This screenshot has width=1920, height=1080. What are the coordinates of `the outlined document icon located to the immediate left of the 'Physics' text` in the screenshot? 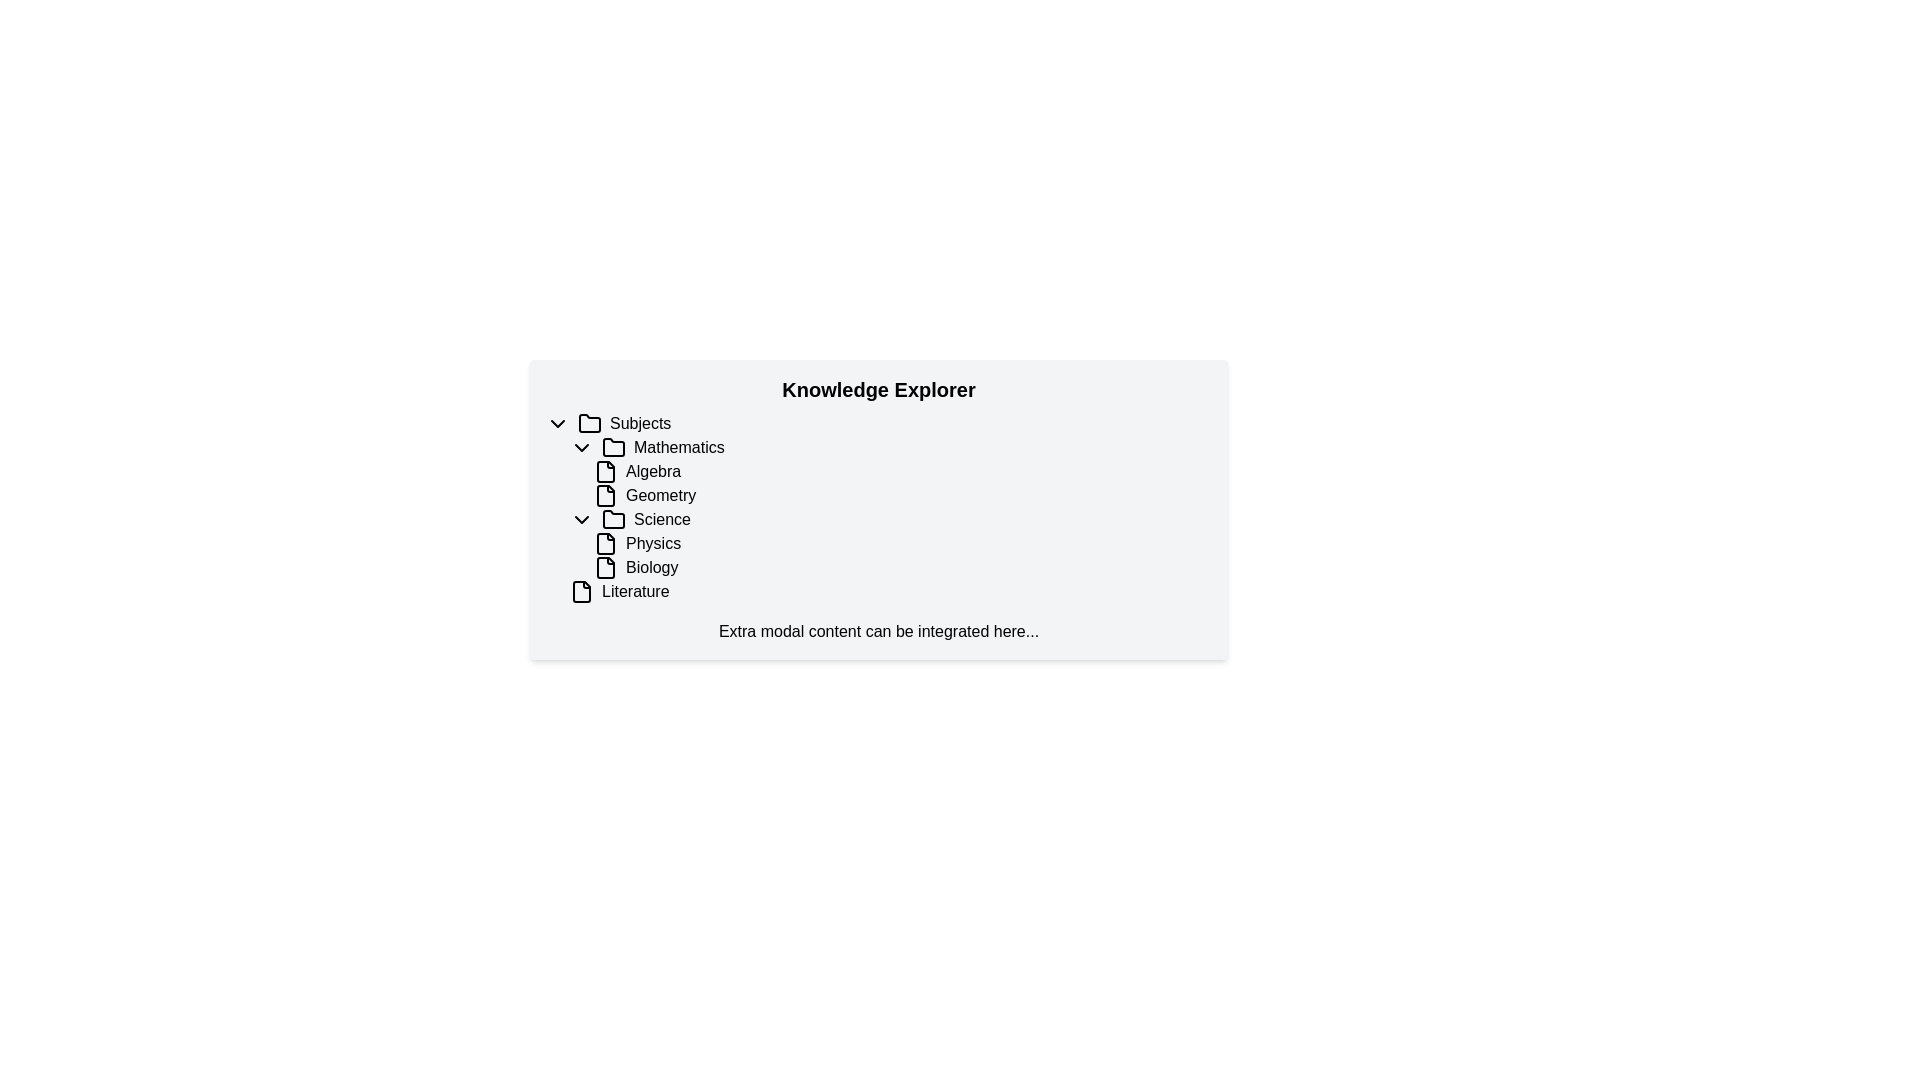 It's located at (604, 543).